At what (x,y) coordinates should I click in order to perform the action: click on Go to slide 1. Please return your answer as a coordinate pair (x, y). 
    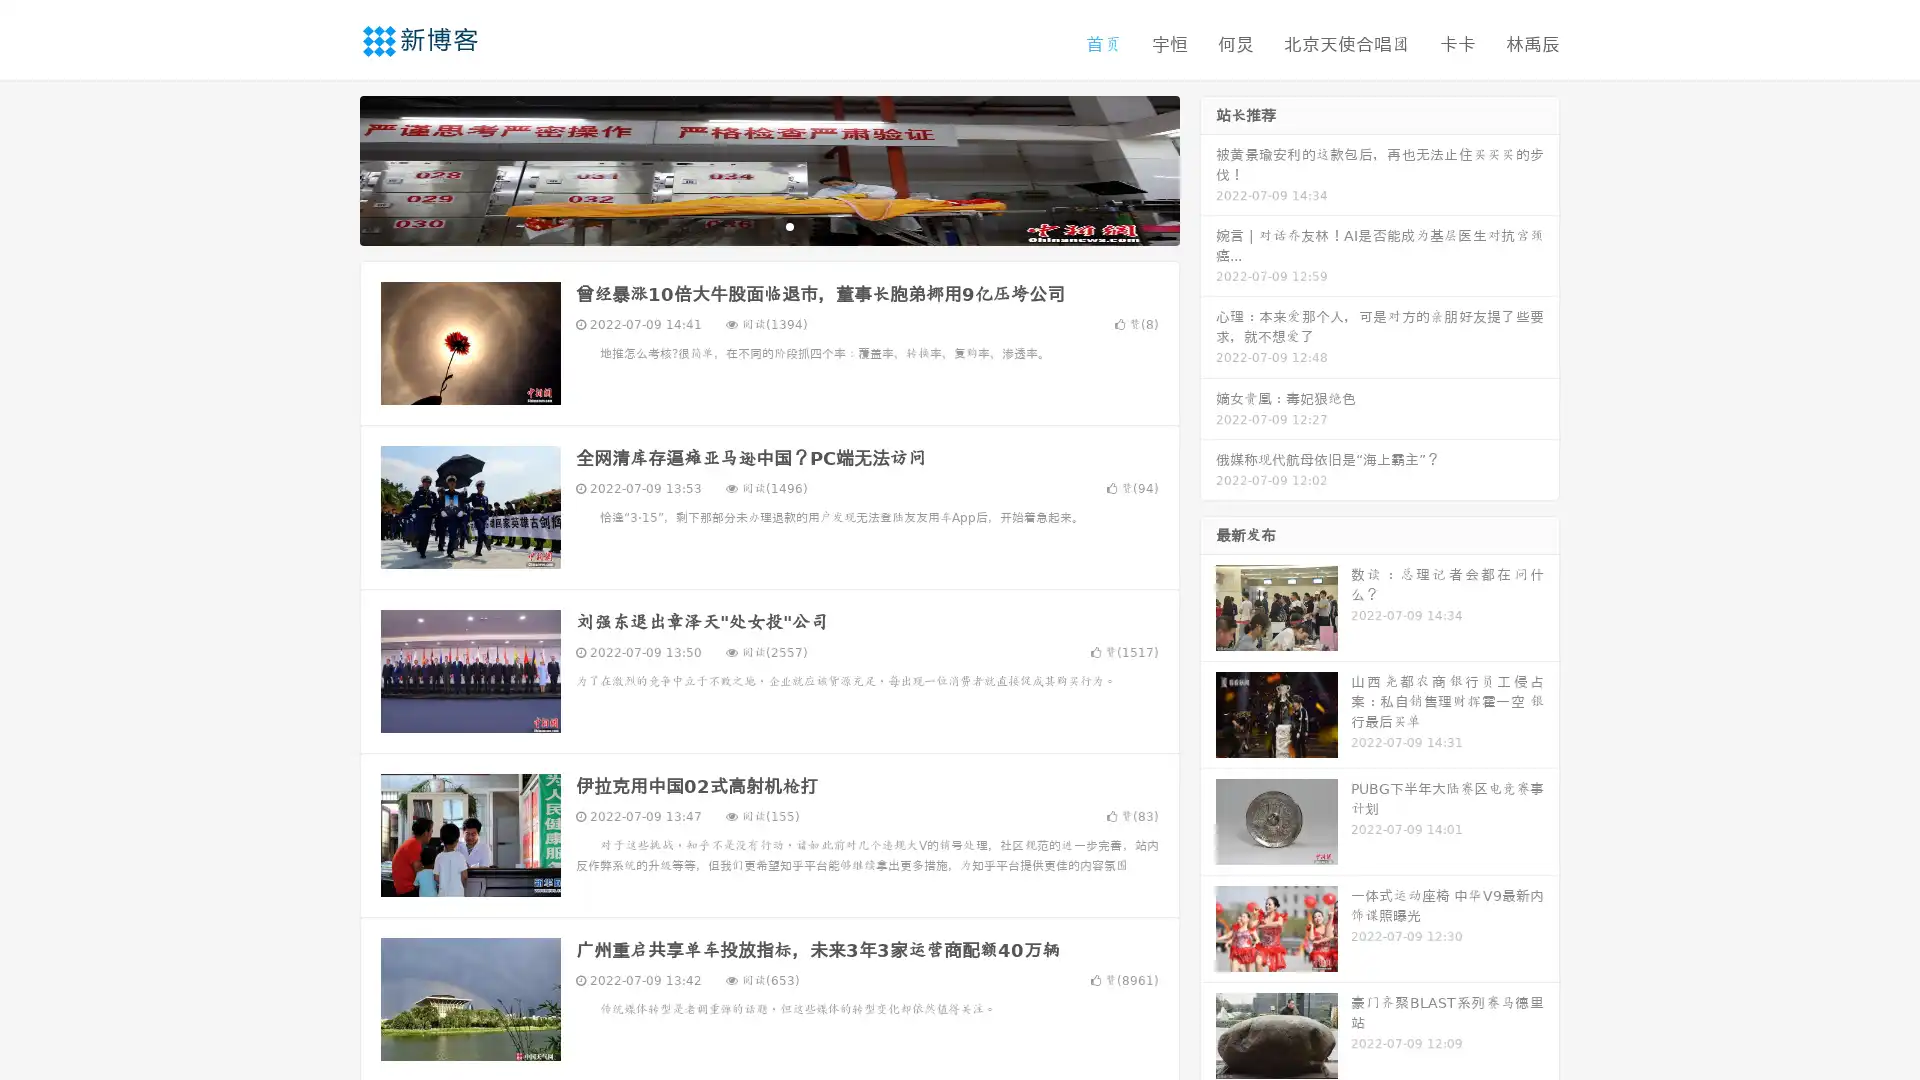
    Looking at the image, I should click on (748, 225).